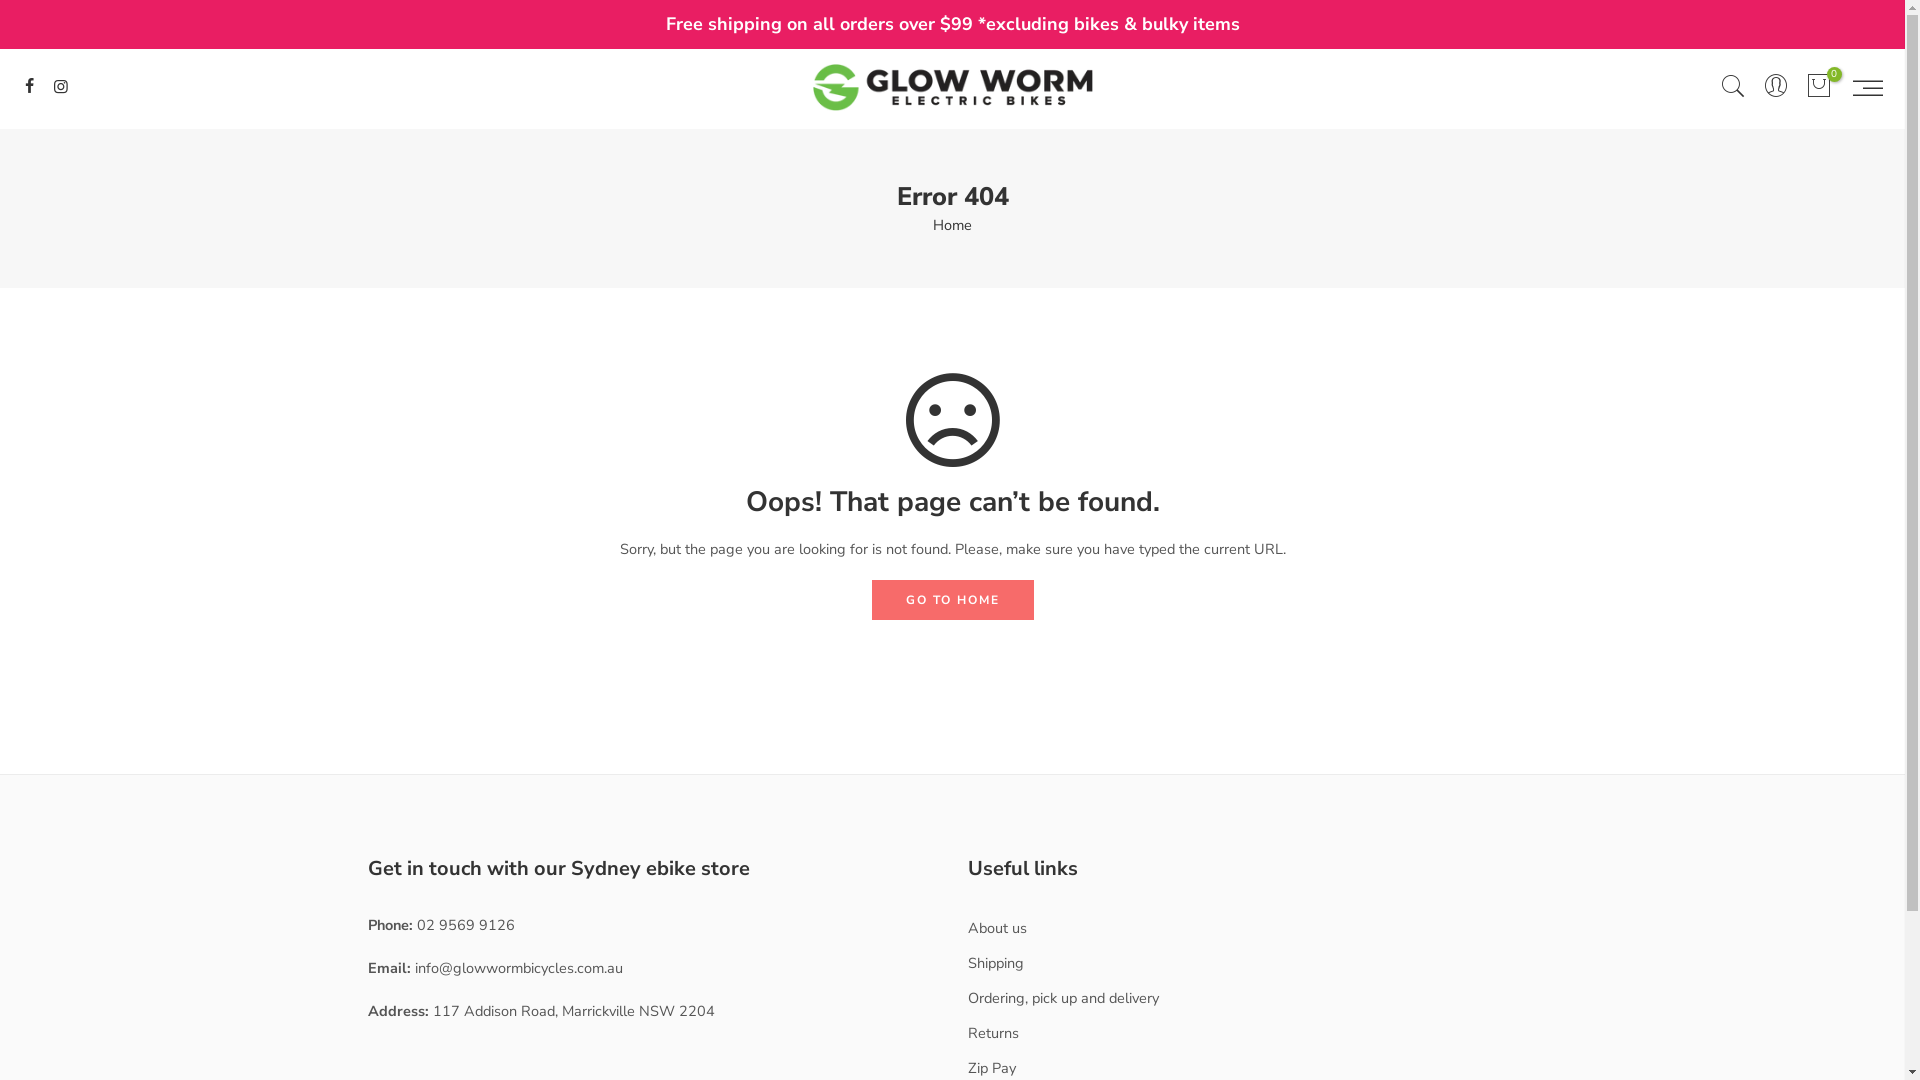 This screenshot has width=1920, height=1080. Describe the element at coordinates (993, 1033) in the screenshot. I see `'Returns'` at that location.